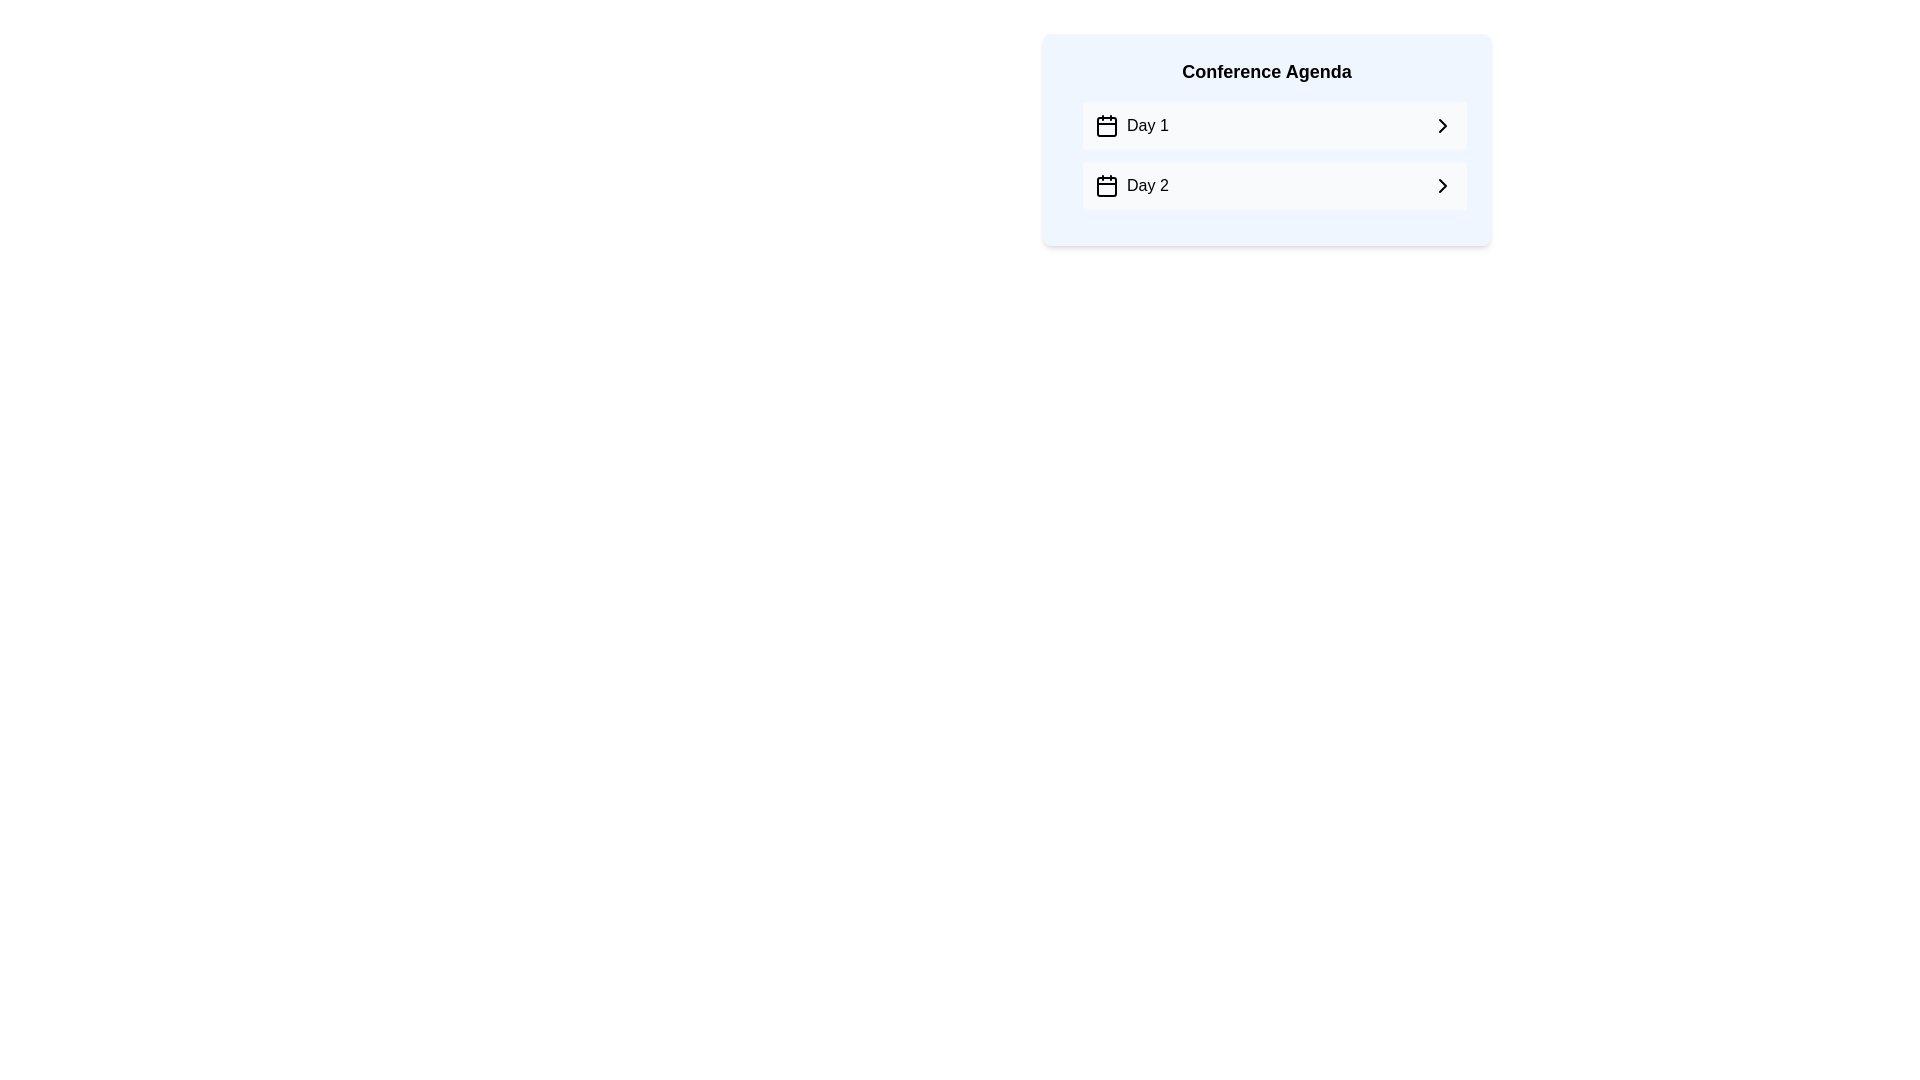 The width and height of the screenshot is (1920, 1080). I want to click on the text label that describes 'Day 1' of the conference agenda, which is located to the right of the calendar icon in the first row of the agenda list, so click(1147, 126).